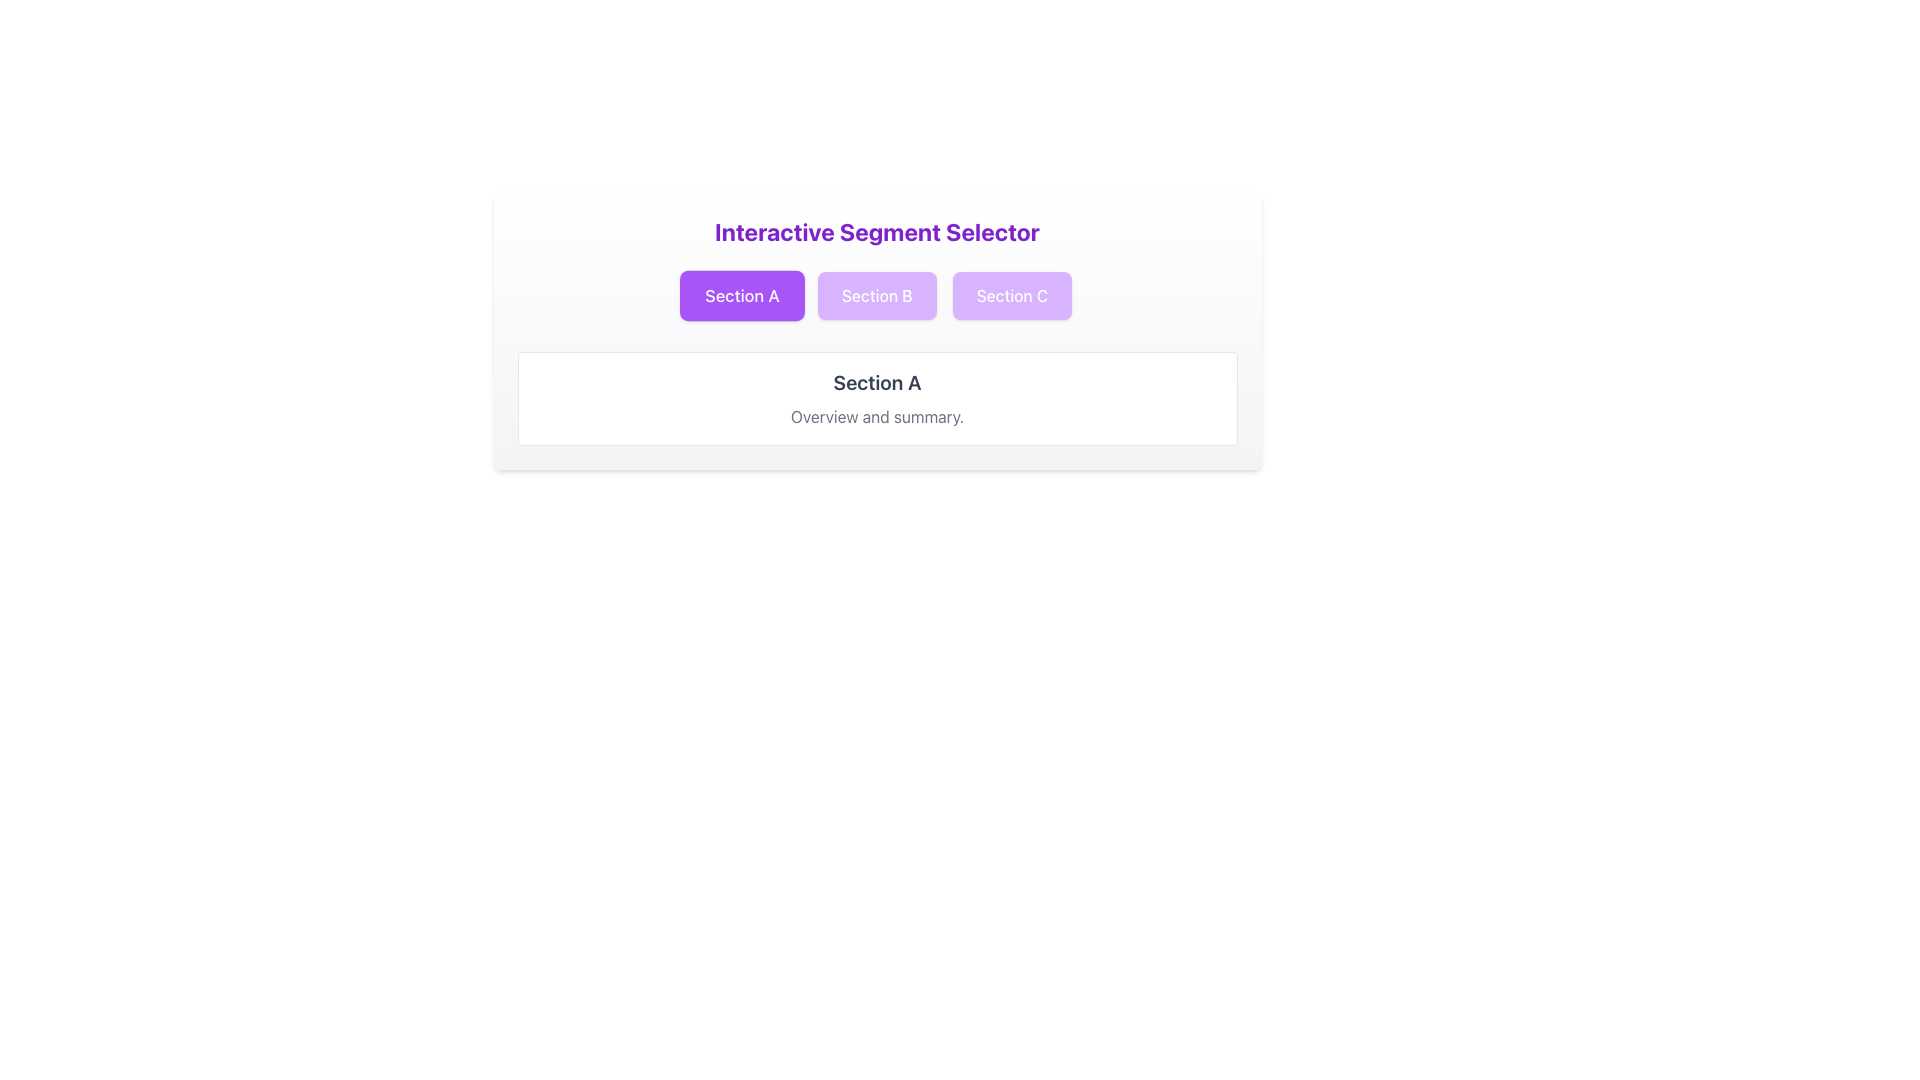 Image resolution: width=1920 pixels, height=1080 pixels. I want to click on the title 'Interactive Segment Selector', which is displayed in bold and purple at the top center of the interface, above the interactive buttons 'Section A', 'Section B', and 'Section C', so click(877, 230).